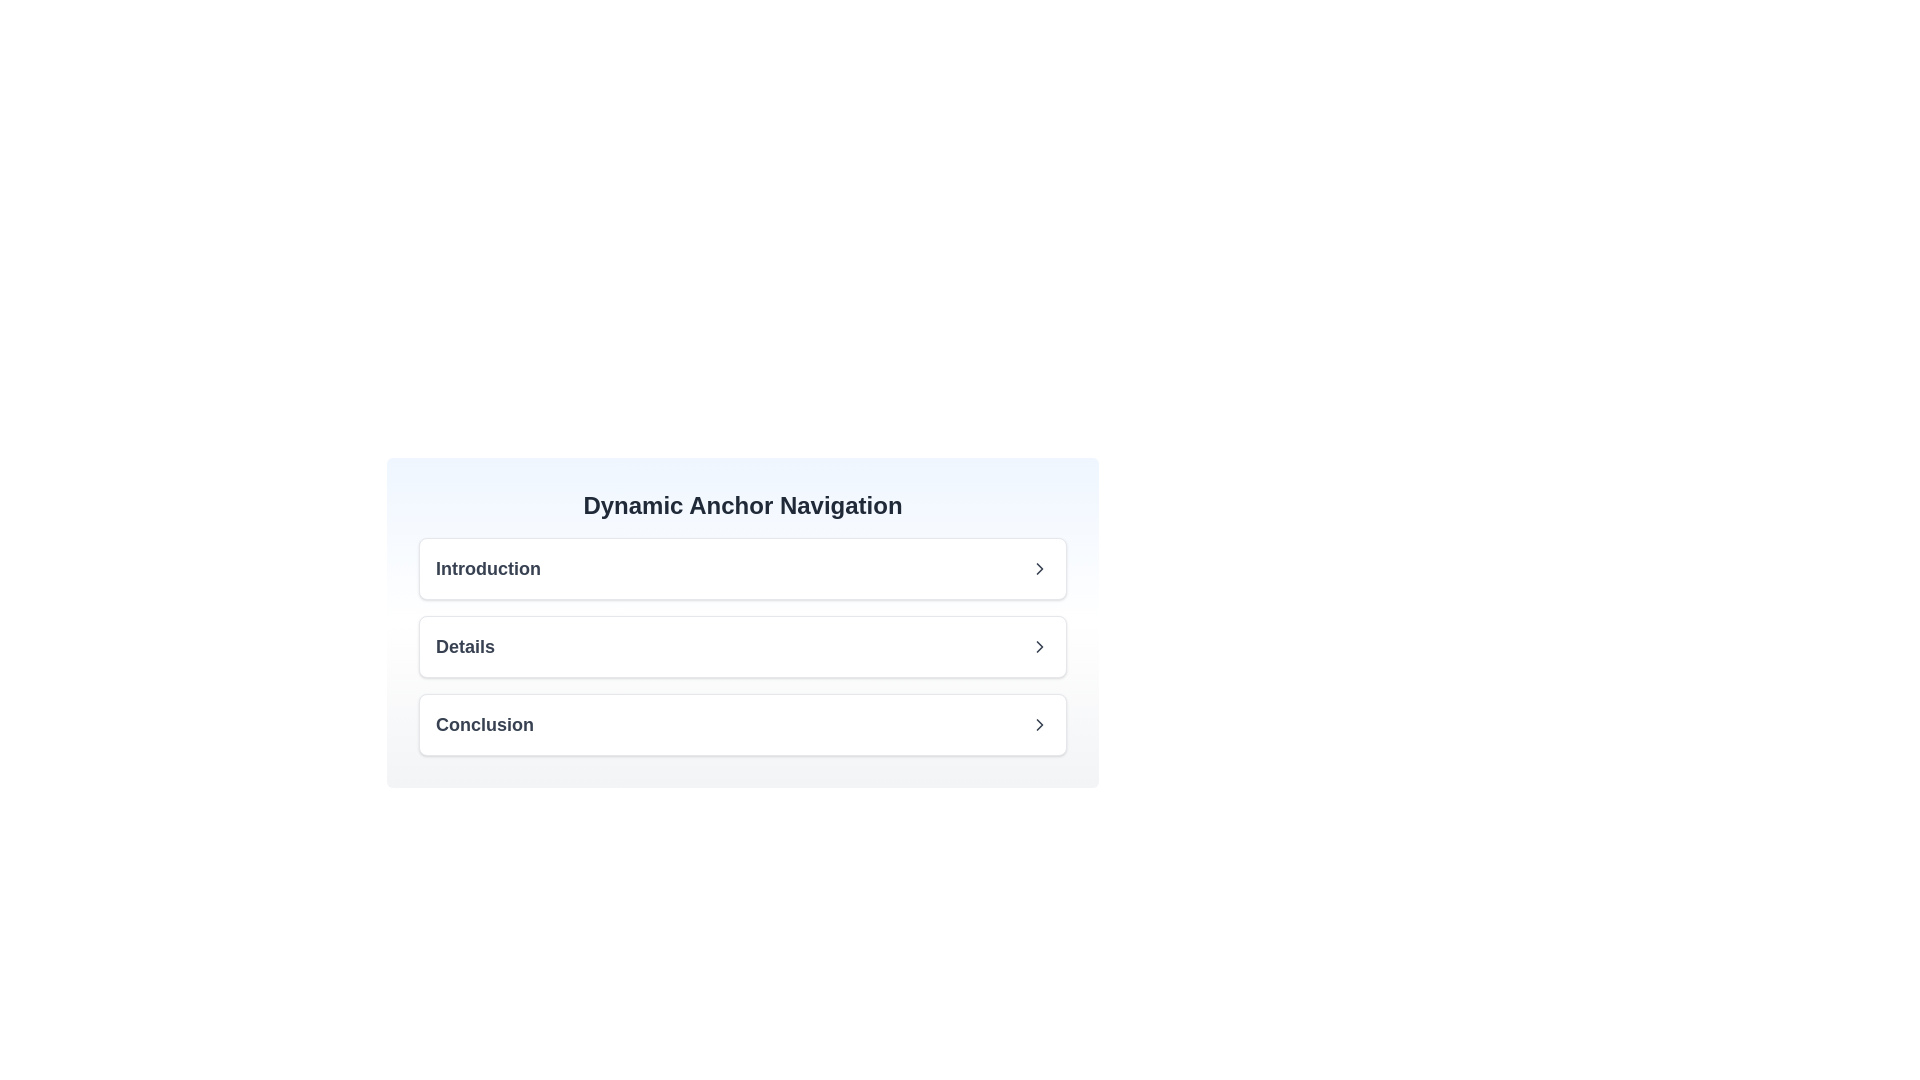  Describe the element at coordinates (1040, 725) in the screenshot. I see `the right-pointing arrow icon located at the far right of the 'Conclusion' section in the navigation list` at that location.